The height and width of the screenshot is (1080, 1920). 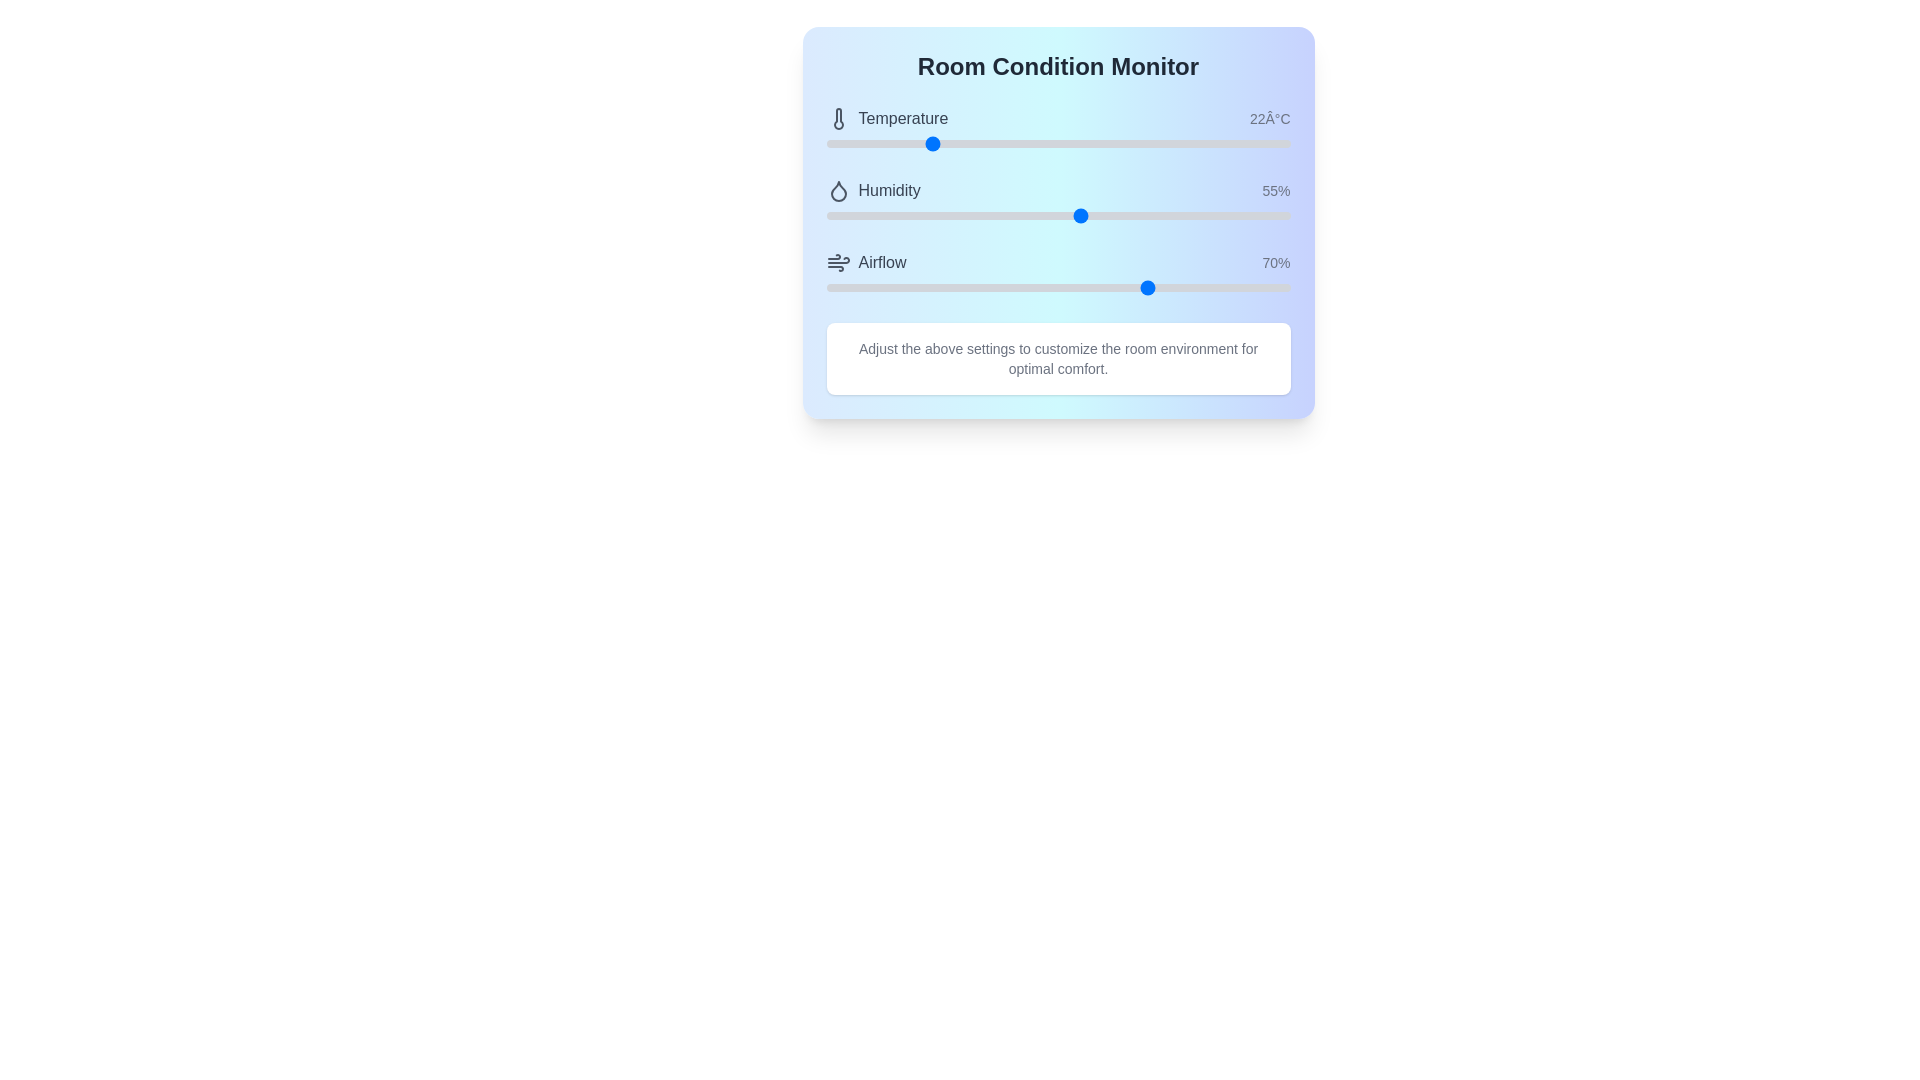 I want to click on airflow level, so click(x=840, y=288).